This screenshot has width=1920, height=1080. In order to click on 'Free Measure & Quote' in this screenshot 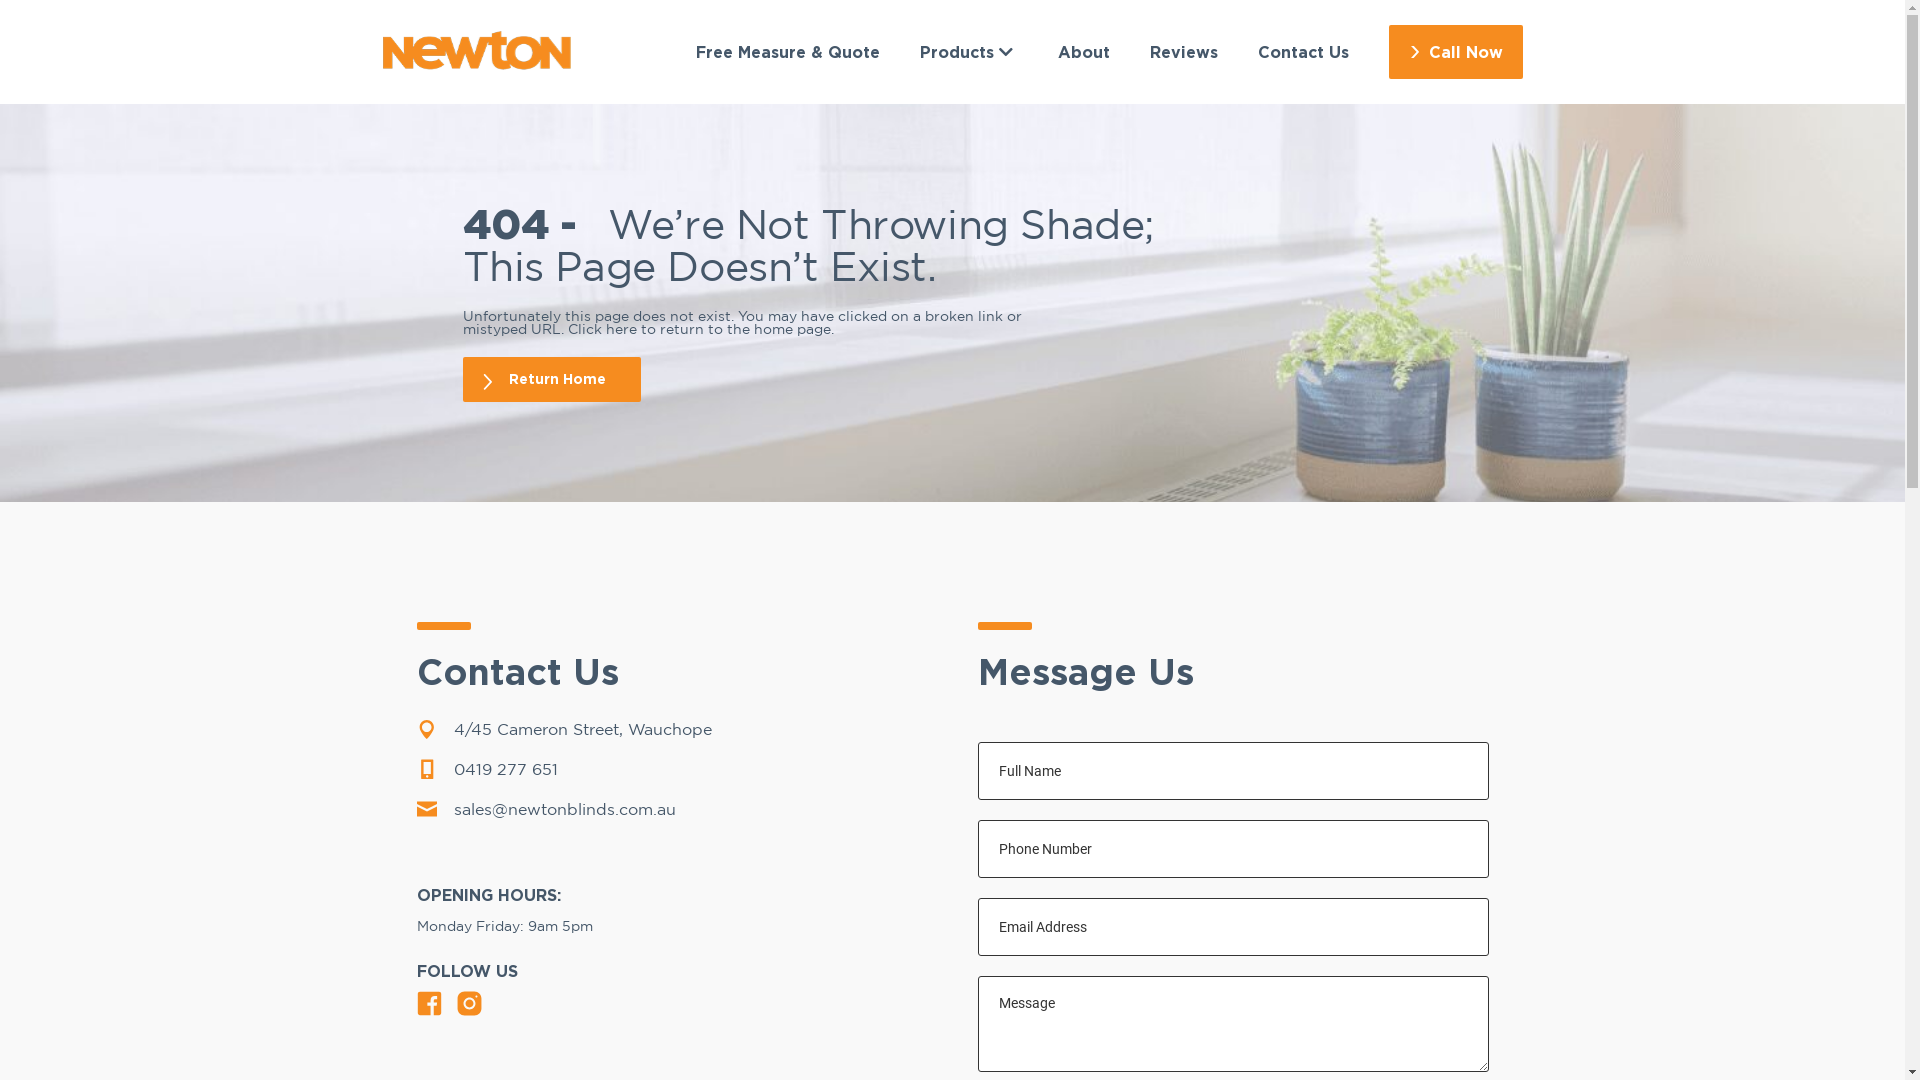, I will do `click(786, 50)`.